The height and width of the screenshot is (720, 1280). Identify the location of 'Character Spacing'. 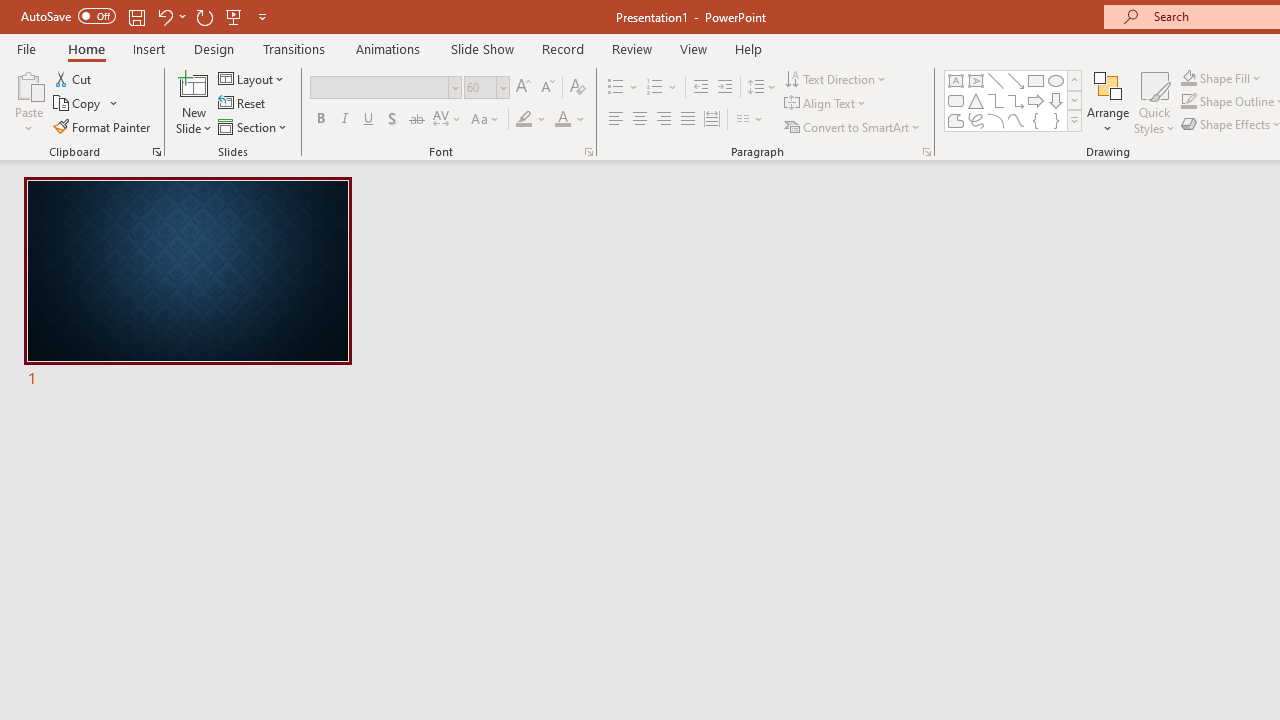
(447, 119).